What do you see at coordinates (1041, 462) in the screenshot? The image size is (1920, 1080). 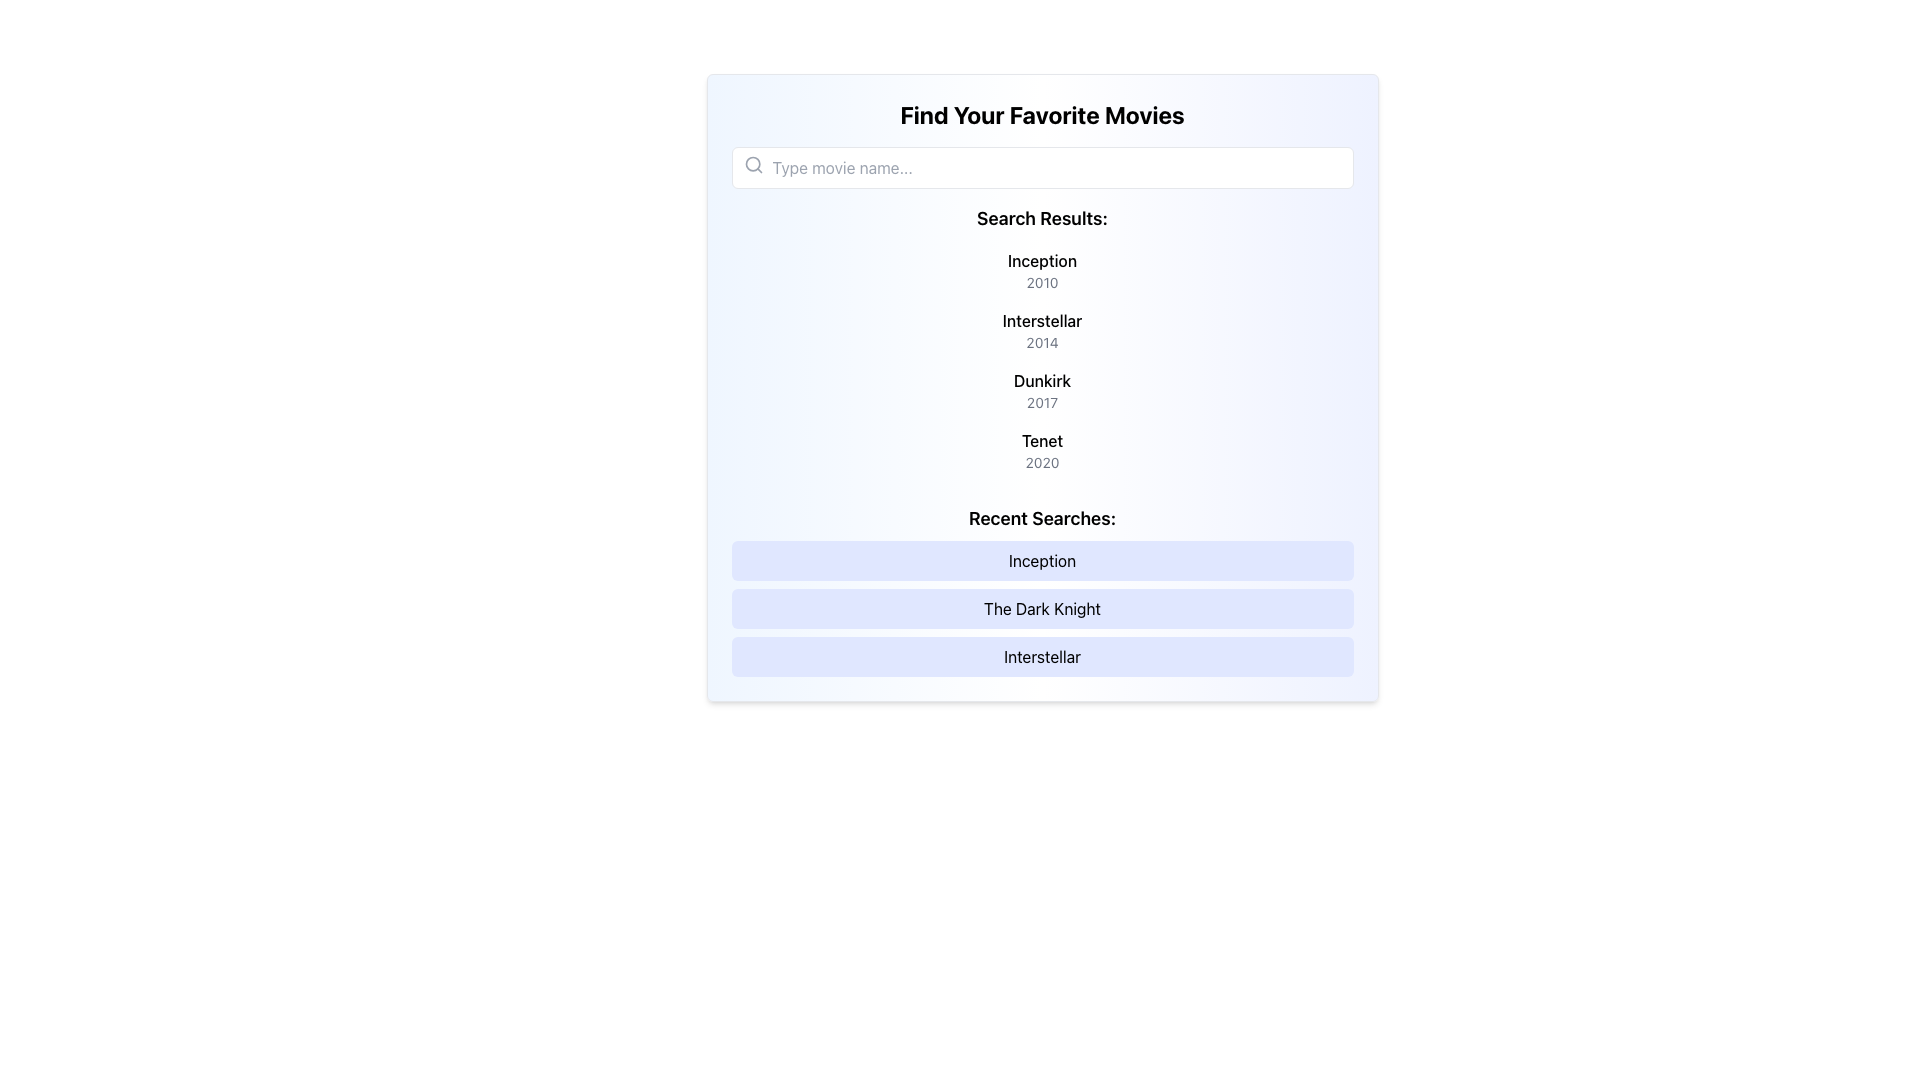 I see `the informational text label displaying the year for the movie 'Tenet', which is located below the title and part of the 'Search Results' section` at bounding box center [1041, 462].